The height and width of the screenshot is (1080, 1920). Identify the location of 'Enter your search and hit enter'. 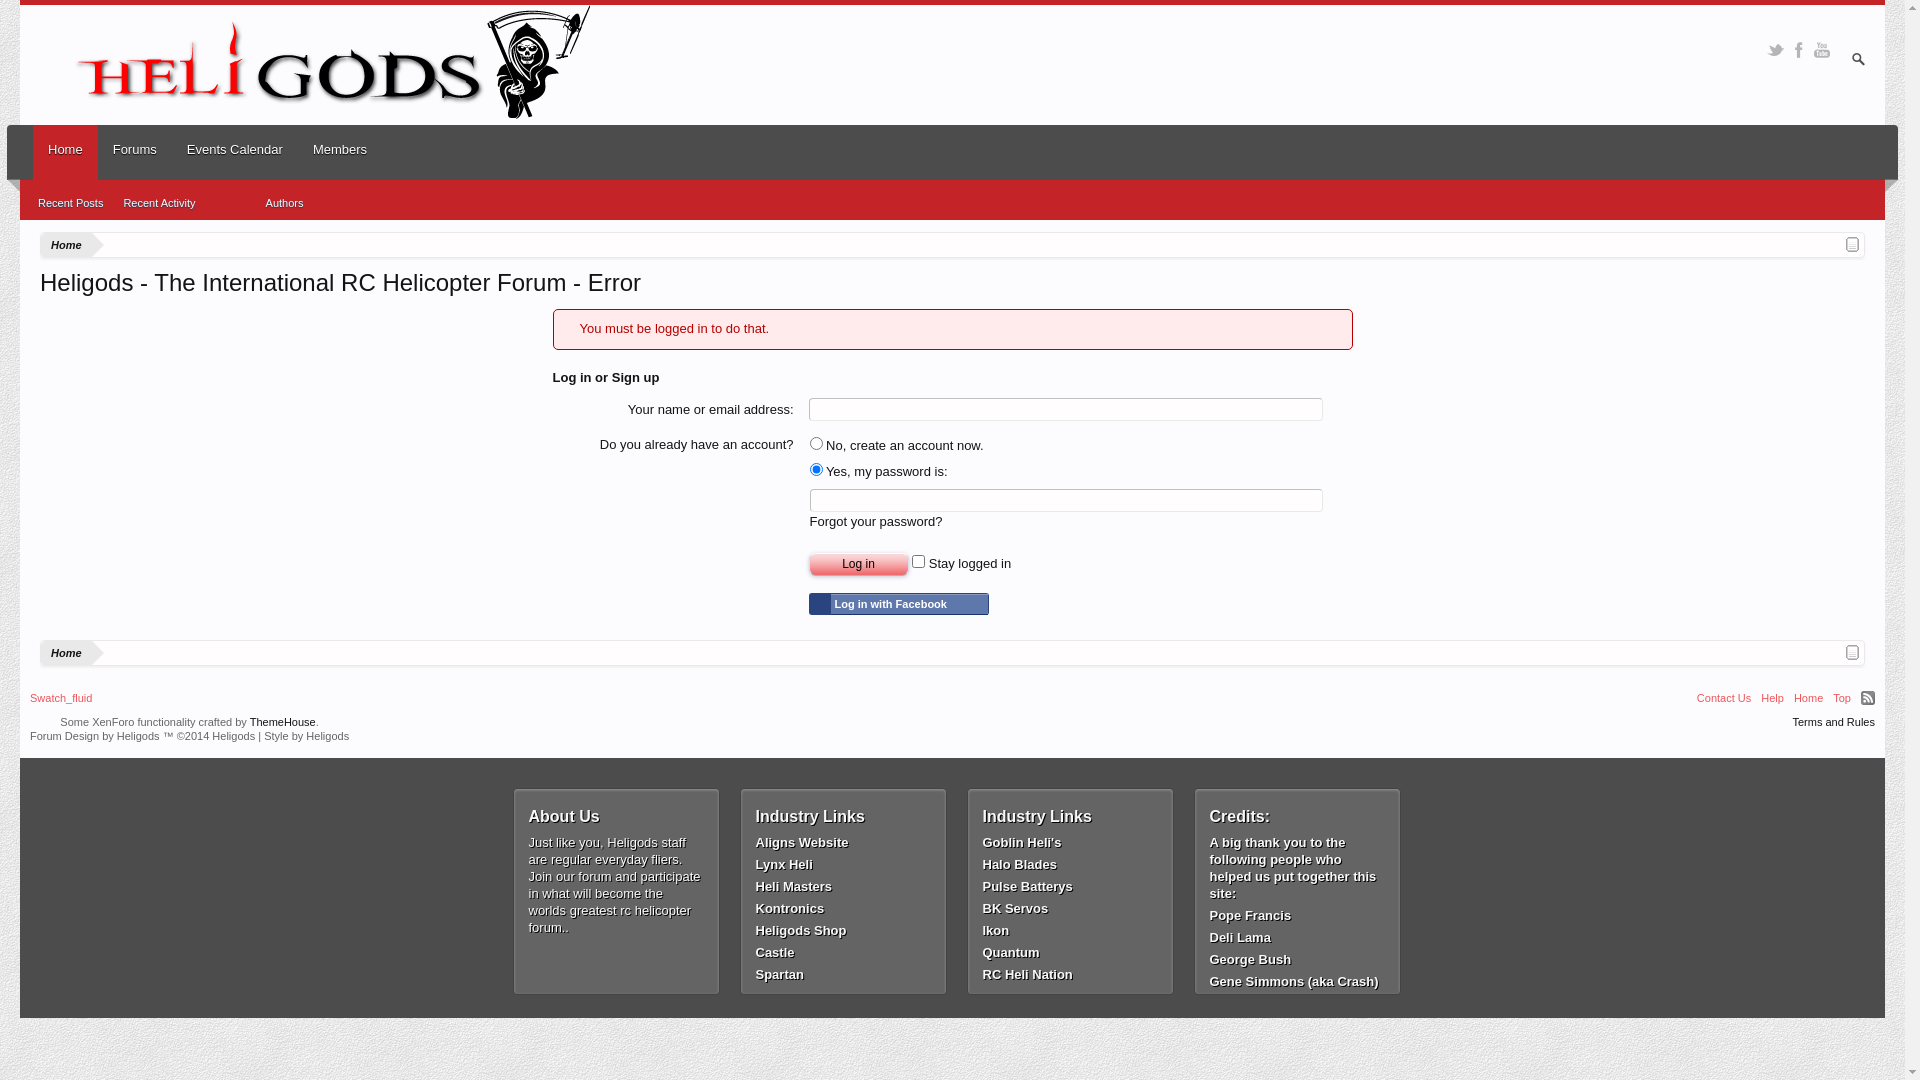
(1856, 58).